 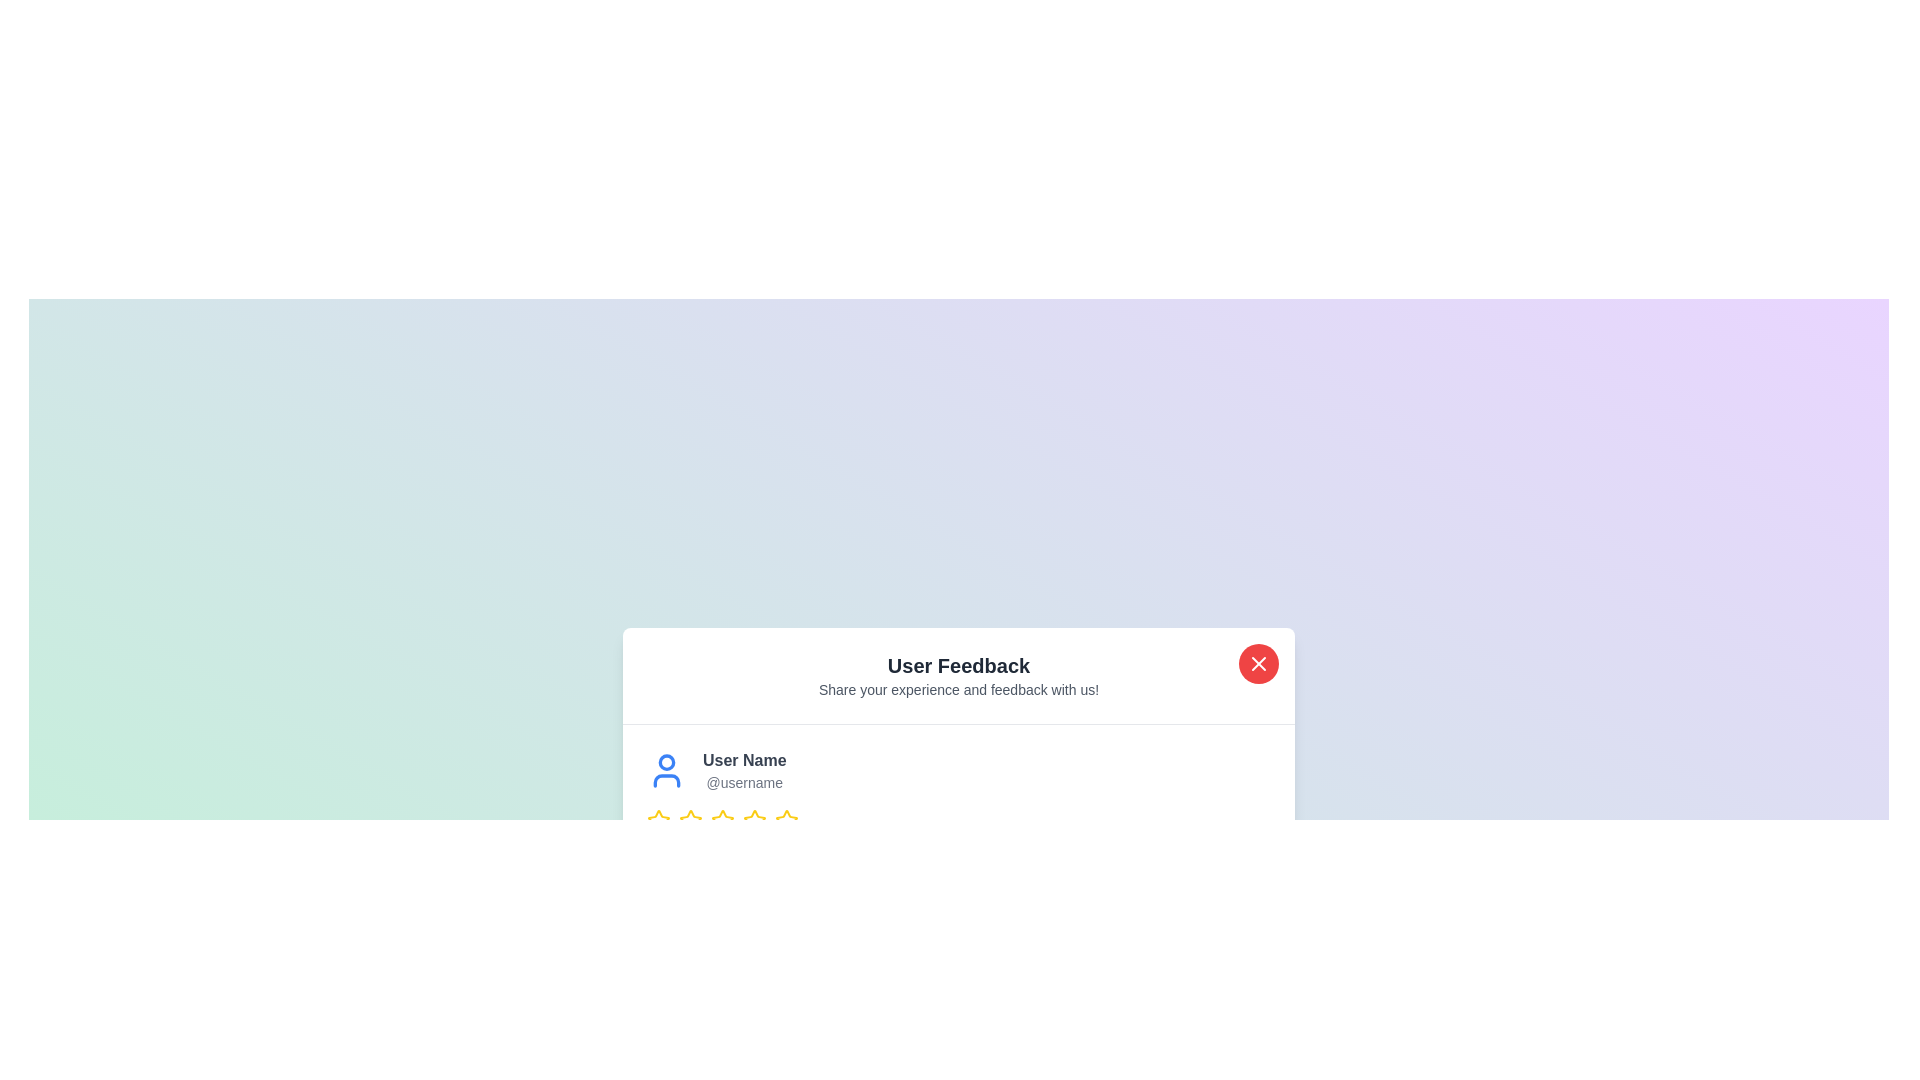 I want to click on the 'X' shaped icon in the red circular button located at the top-right corner of the 'User Feedback' dialog, so click(x=1257, y=663).